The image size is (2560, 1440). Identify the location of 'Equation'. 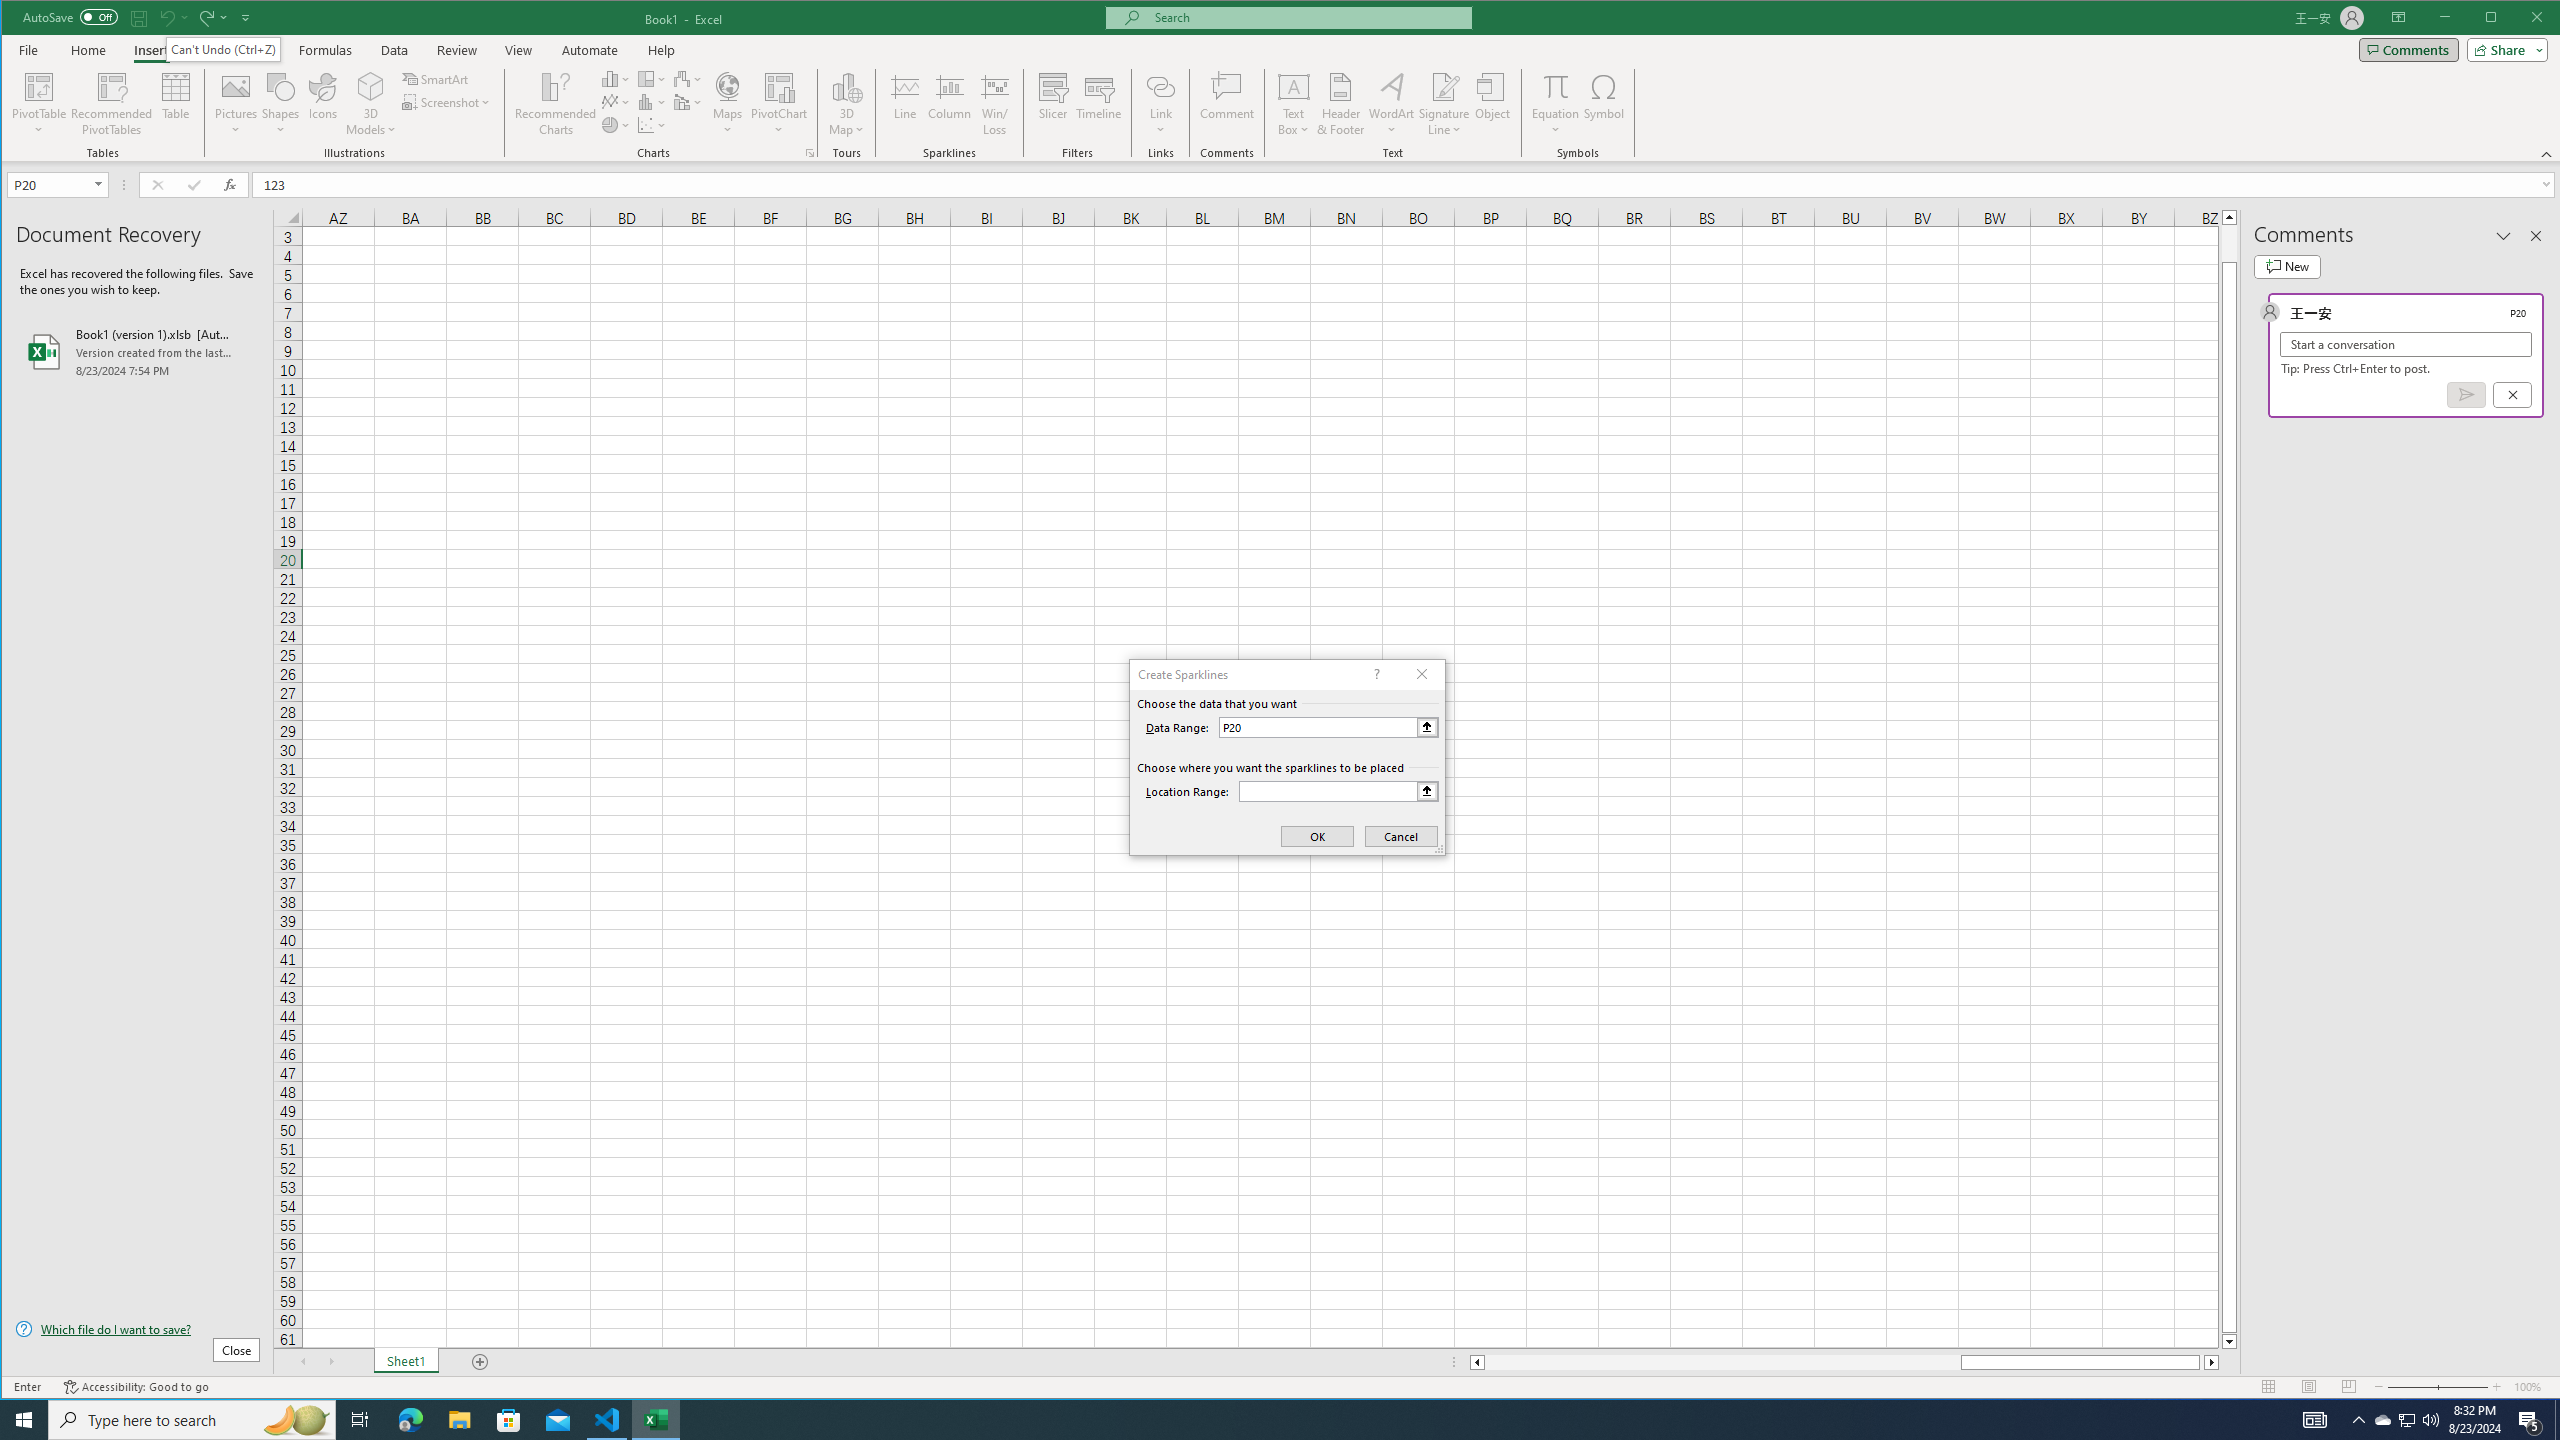
(1556, 85).